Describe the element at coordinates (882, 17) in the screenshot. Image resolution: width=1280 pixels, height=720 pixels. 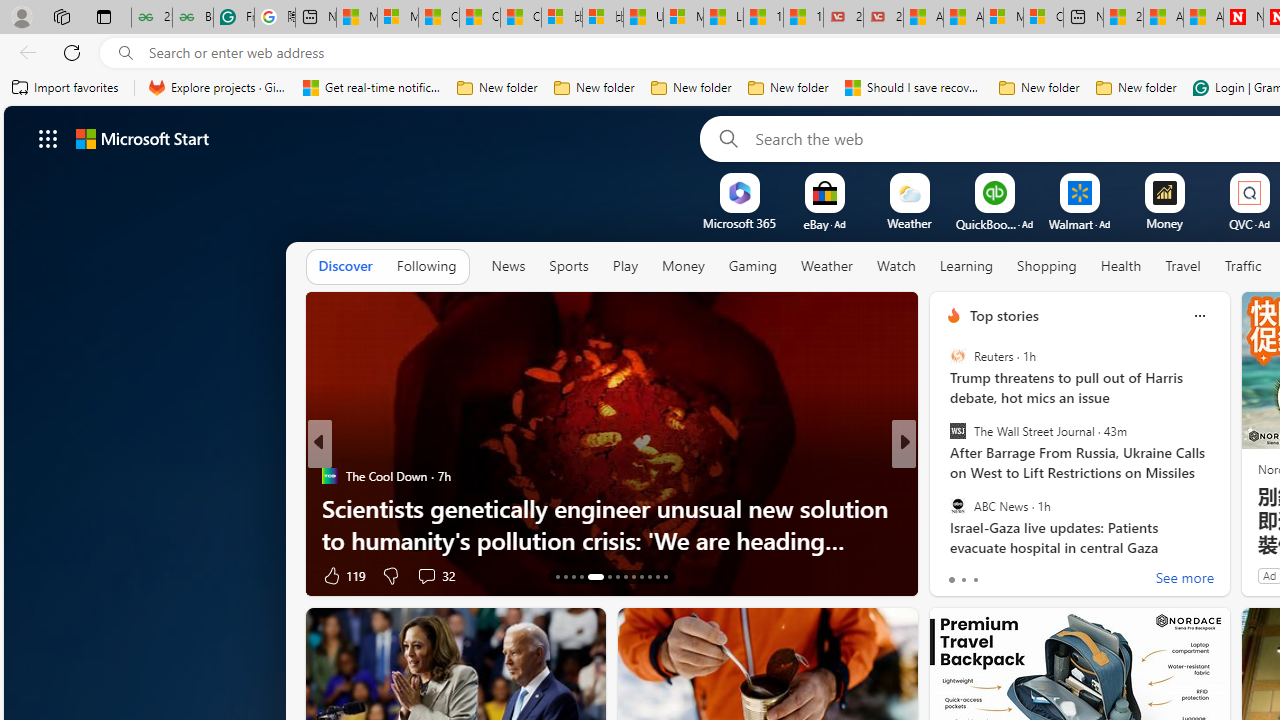
I see `'21 Movies That Outdid the Books They Were Based On'` at that location.